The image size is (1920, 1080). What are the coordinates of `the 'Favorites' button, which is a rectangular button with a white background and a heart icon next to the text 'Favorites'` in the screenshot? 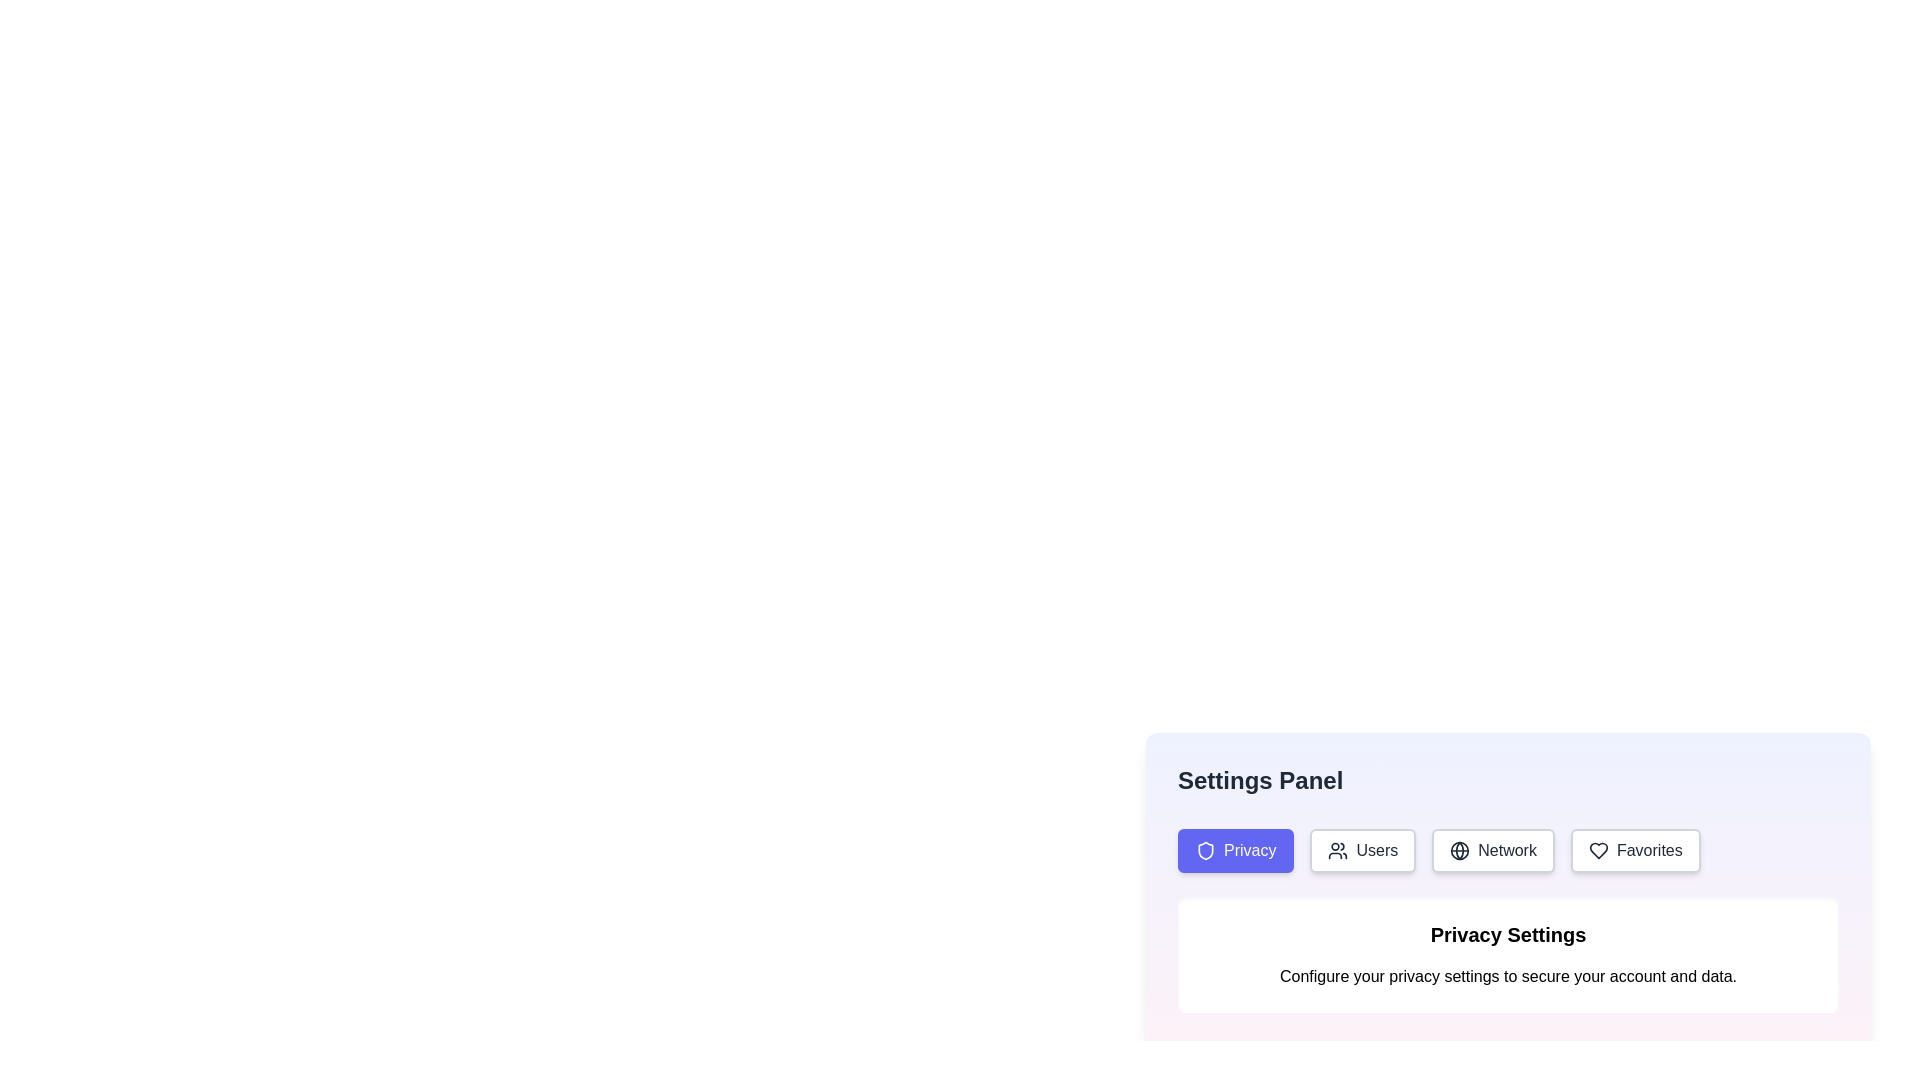 It's located at (1635, 851).